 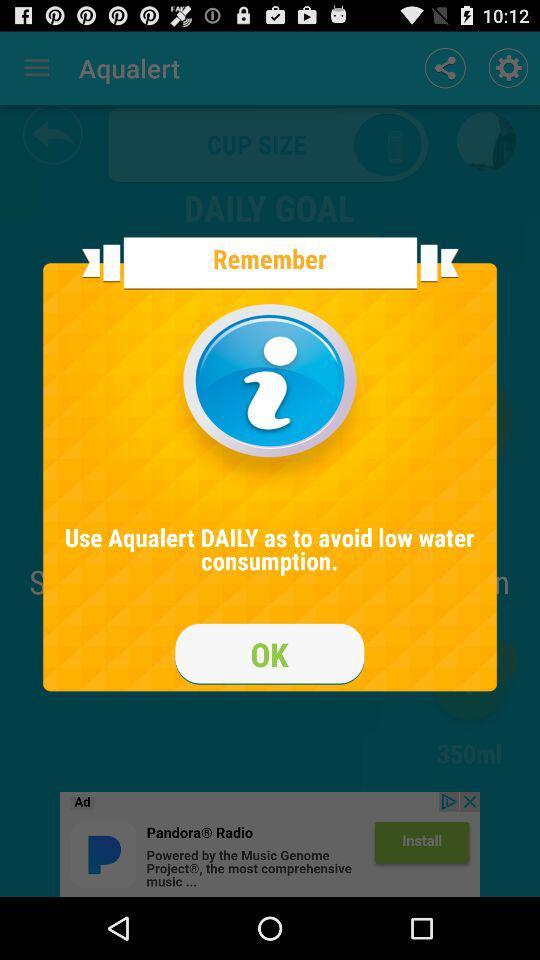 What do you see at coordinates (269, 653) in the screenshot?
I see `ok button` at bounding box center [269, 653].